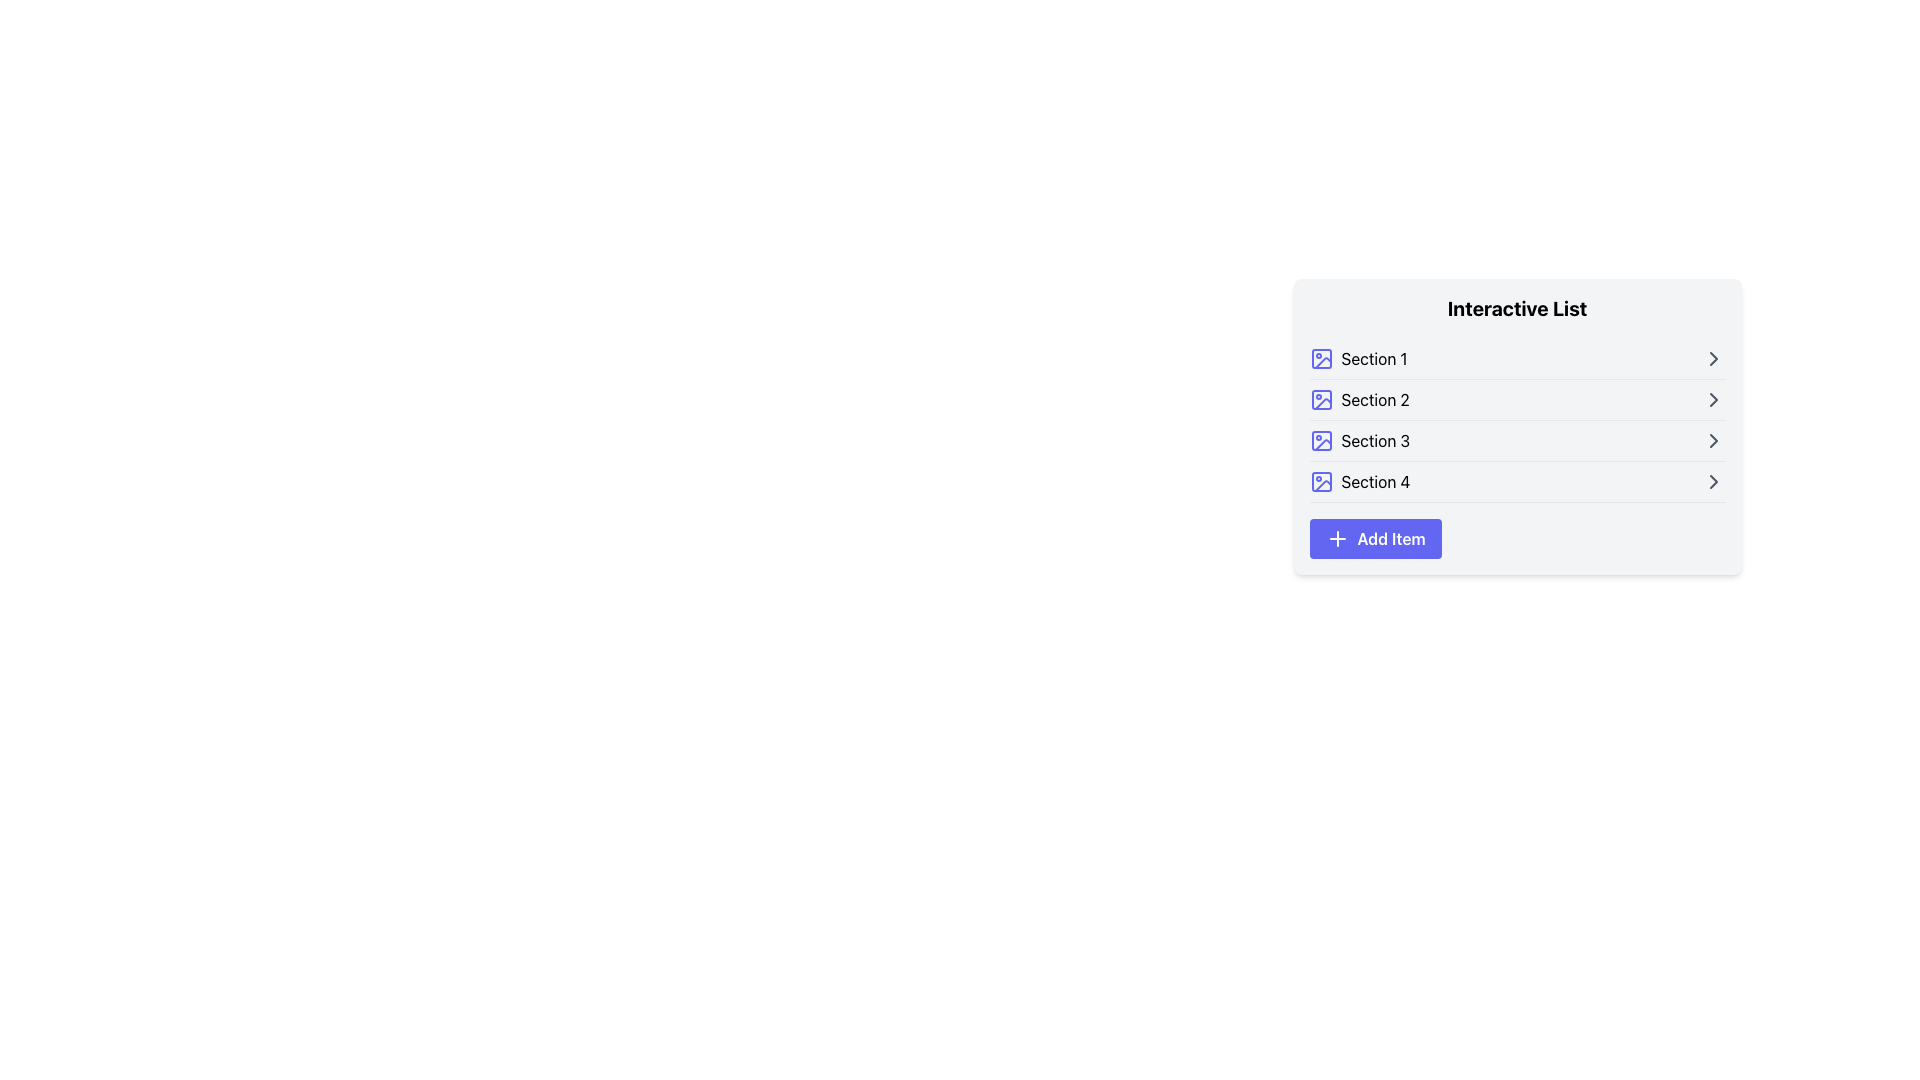 This screenshot has height=1080, width=1920. Describe the element at coordinates (1374, 439) in the screenshot. I see `the text label 'Section 3'` at that location.